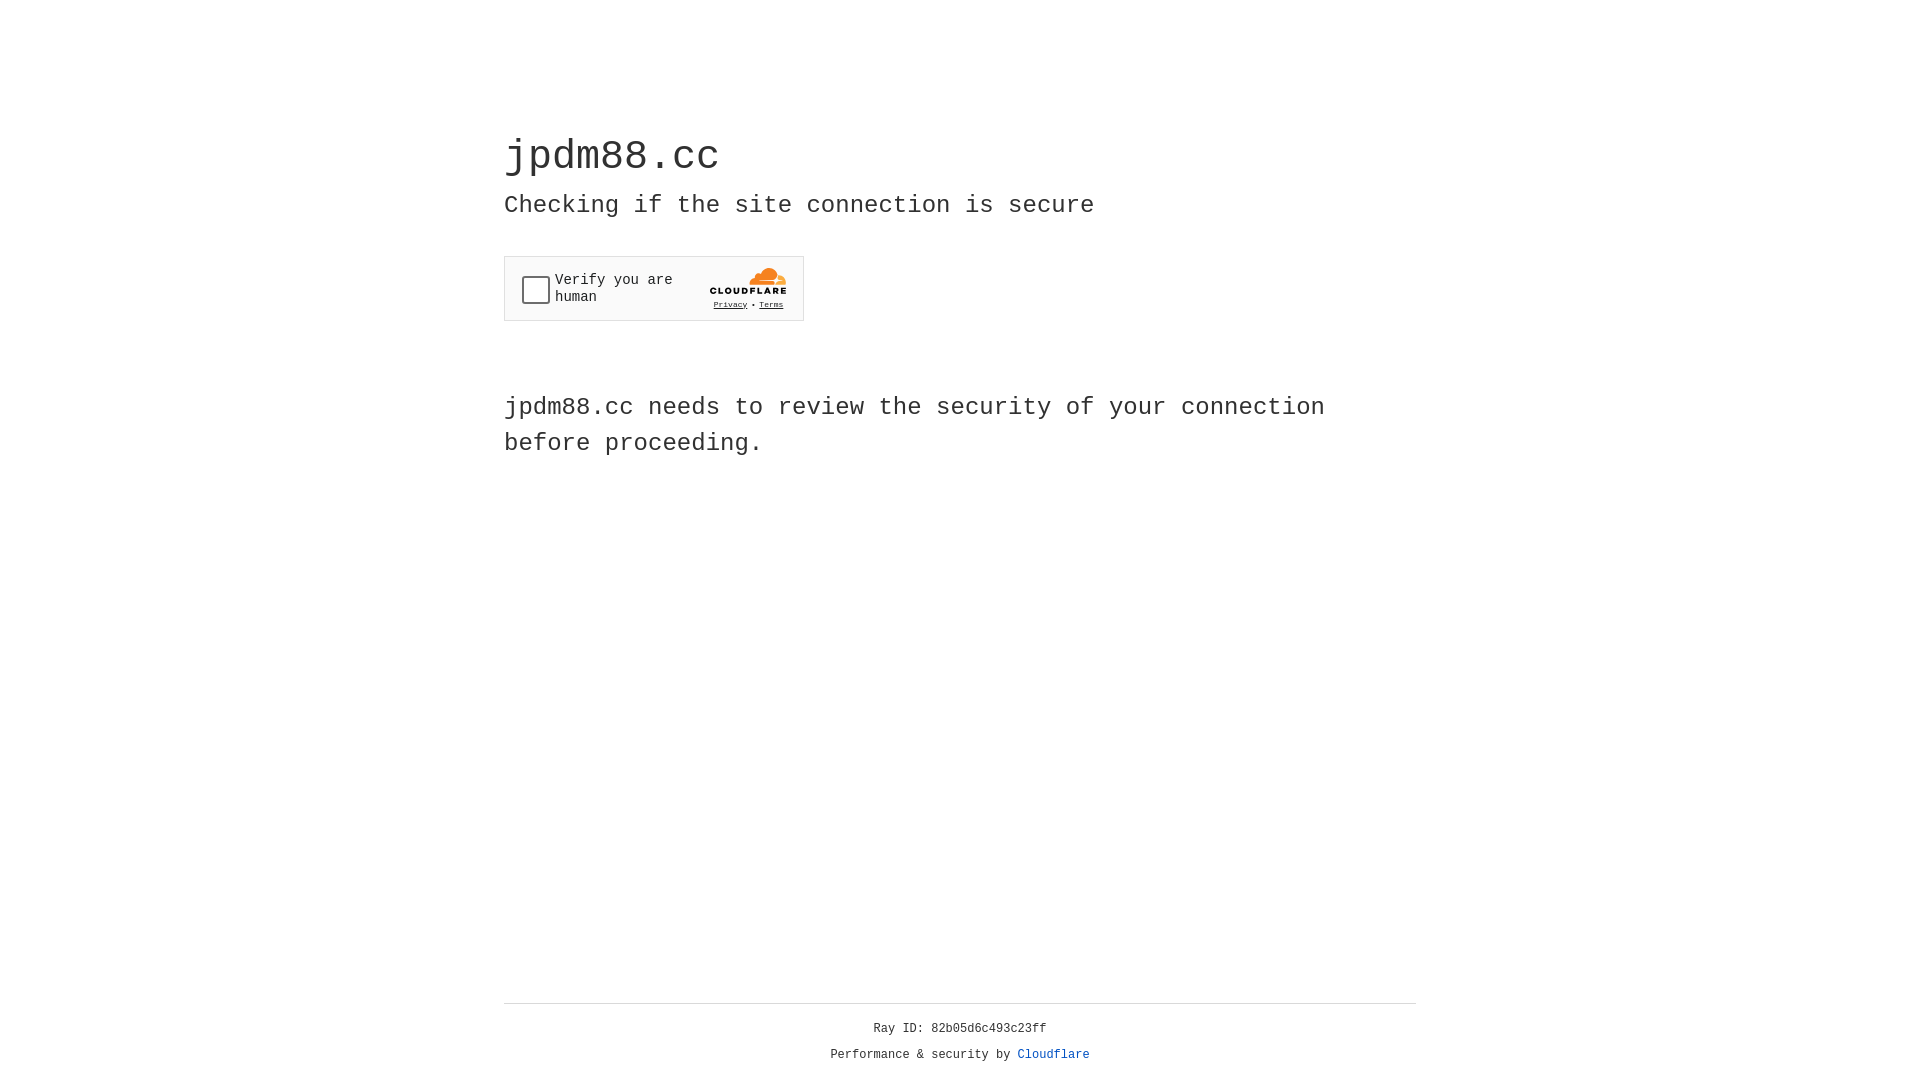 The height and width of the screenshot is (1080, 1920). What do you see at coordinates (1017, 1054) in the screenshot?
I see `'Cloudflare'` at bounding box center [1017, 1054].